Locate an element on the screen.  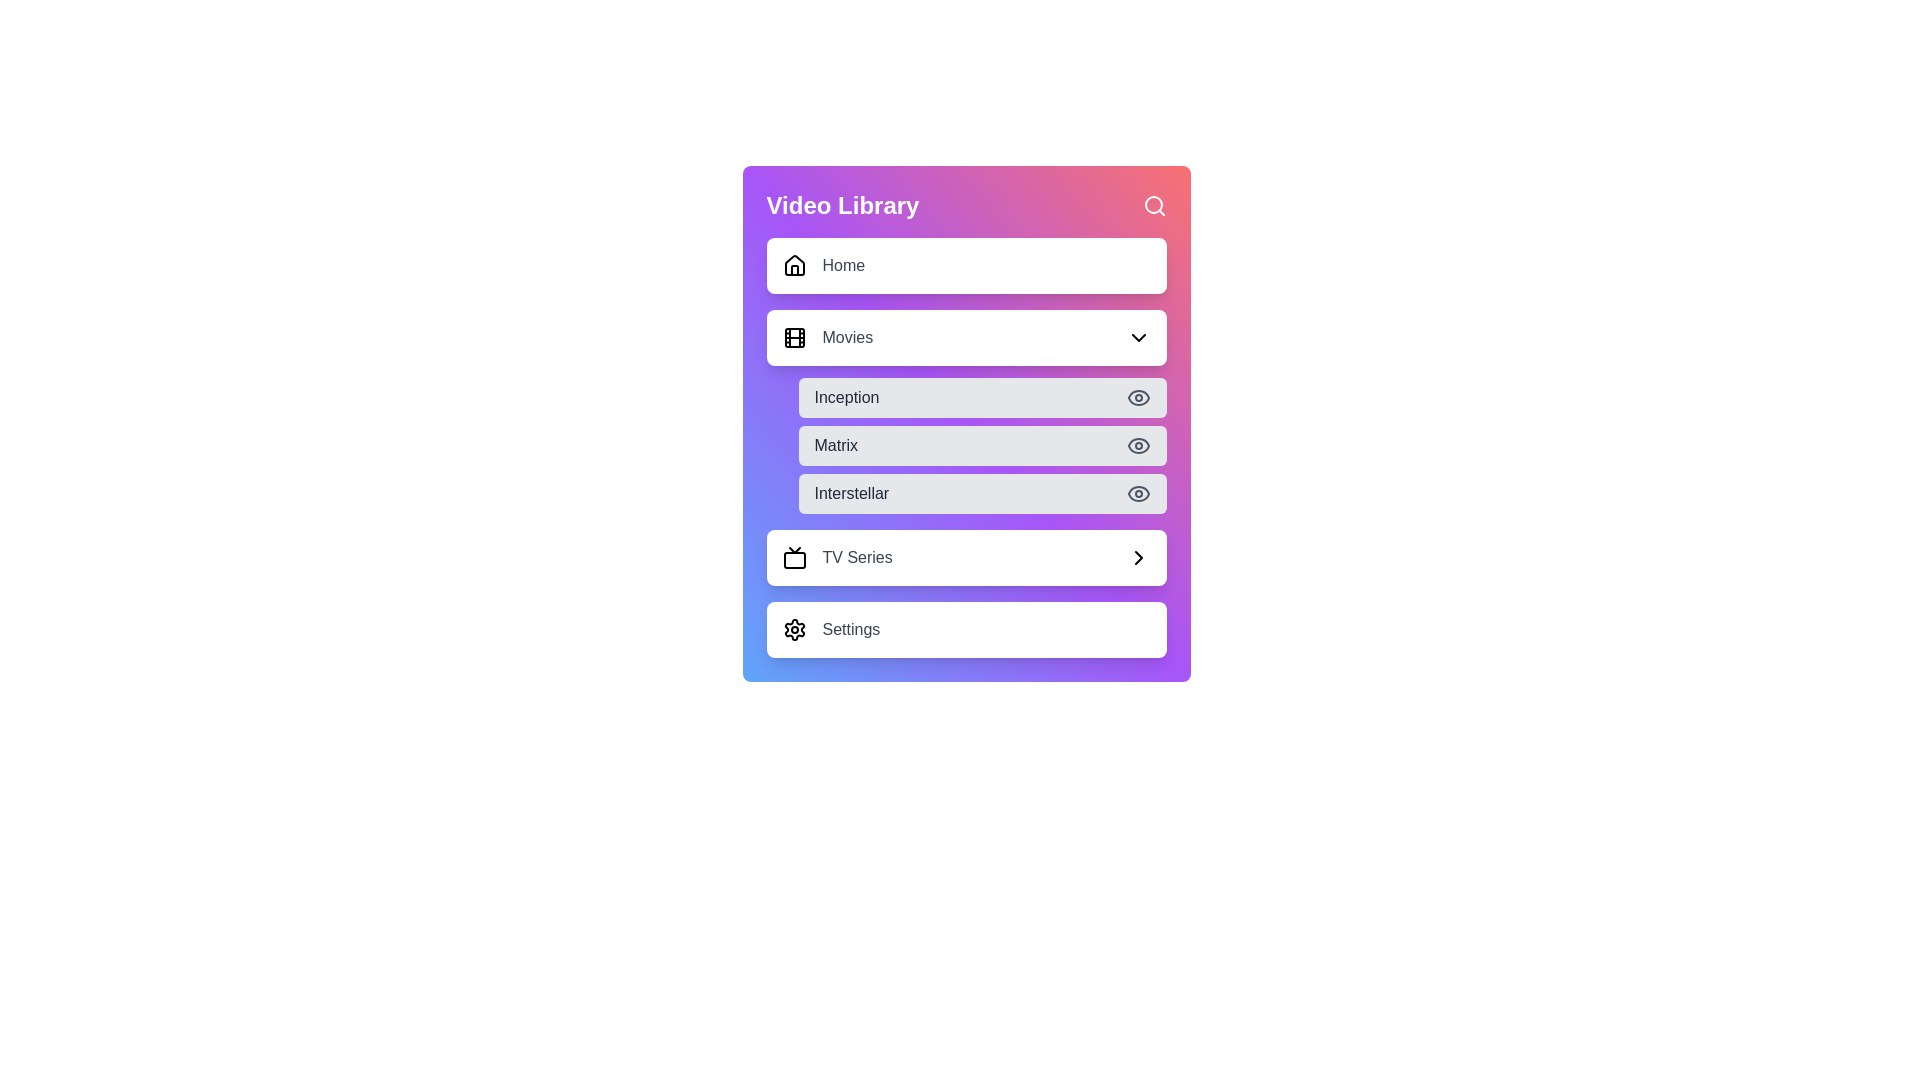
the movie selection element for 'Matrix' located in the second position of the list of movie titles under the 'Movies' section is located at coordinates (982, 445).